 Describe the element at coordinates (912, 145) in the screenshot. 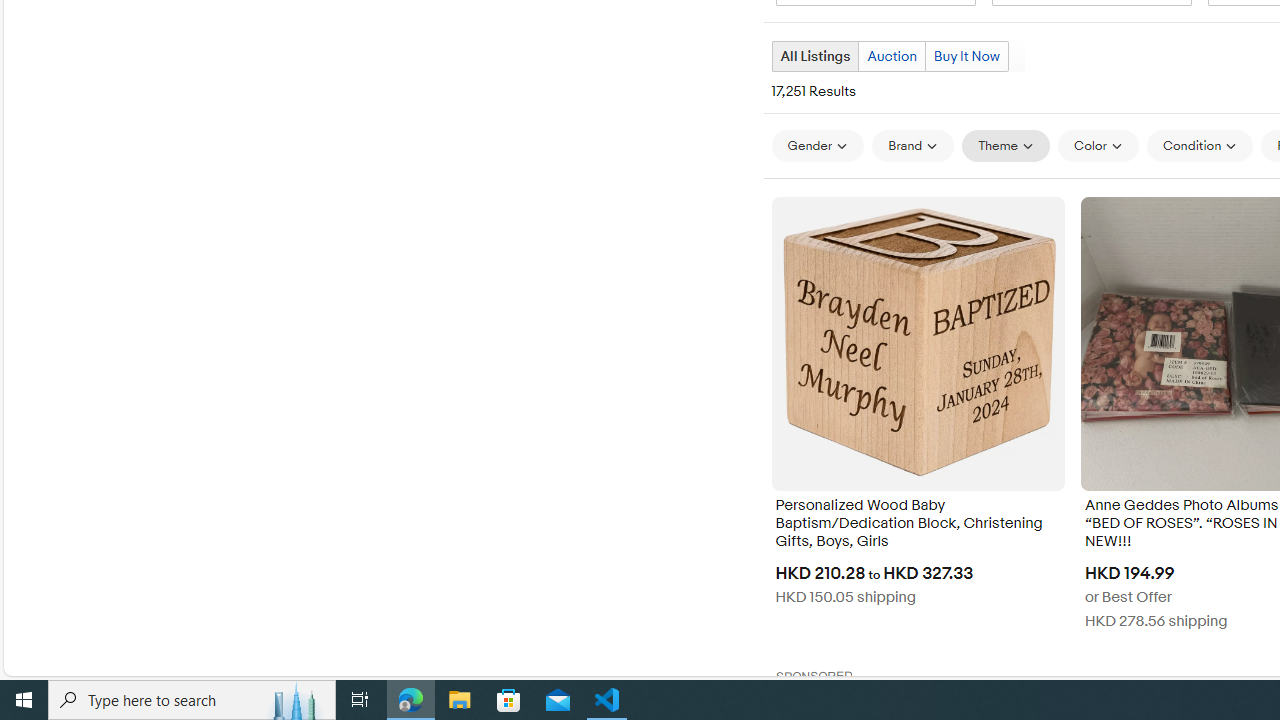

I see `'Brand'` at that location.